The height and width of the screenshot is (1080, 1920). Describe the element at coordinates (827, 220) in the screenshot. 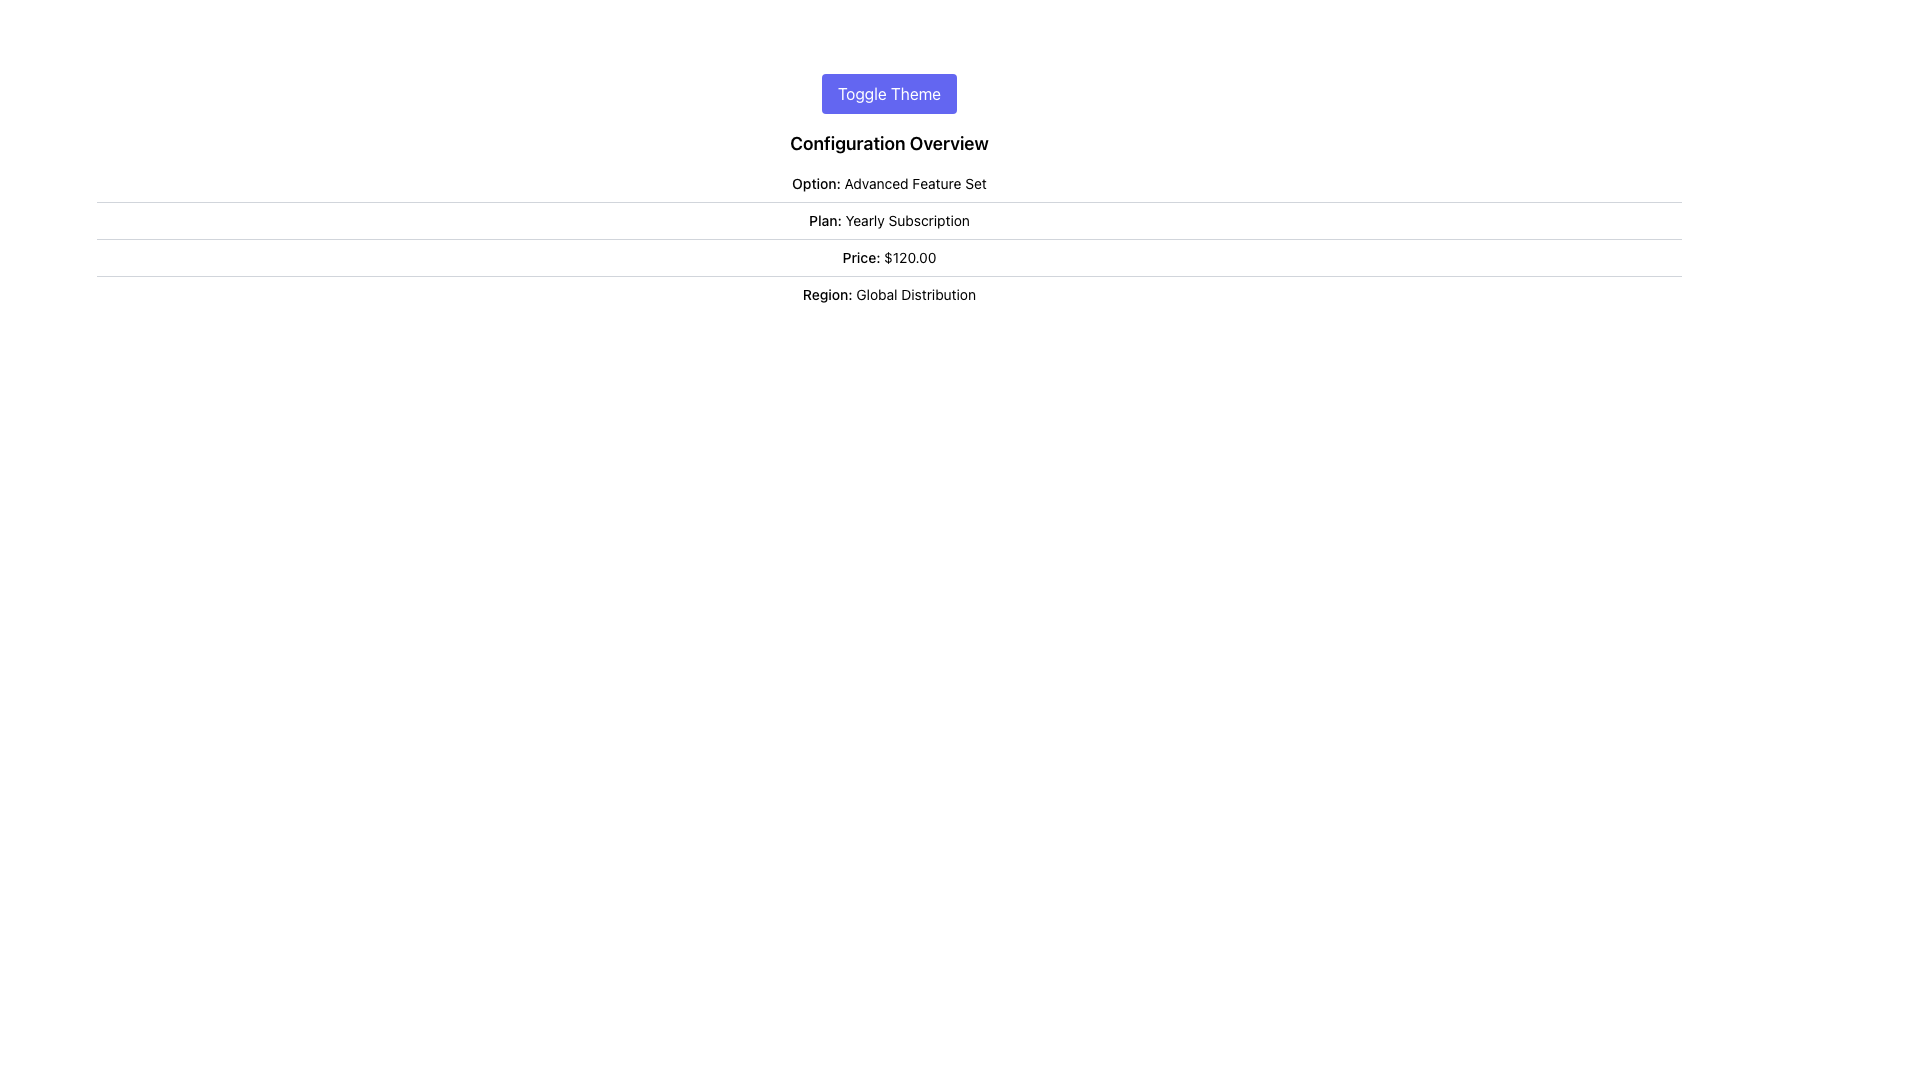

I see `the Static Text element labeled 'Plan' in the Configuration Overview section, which indicates the associated value 'Yearly Subscription'` at that location.